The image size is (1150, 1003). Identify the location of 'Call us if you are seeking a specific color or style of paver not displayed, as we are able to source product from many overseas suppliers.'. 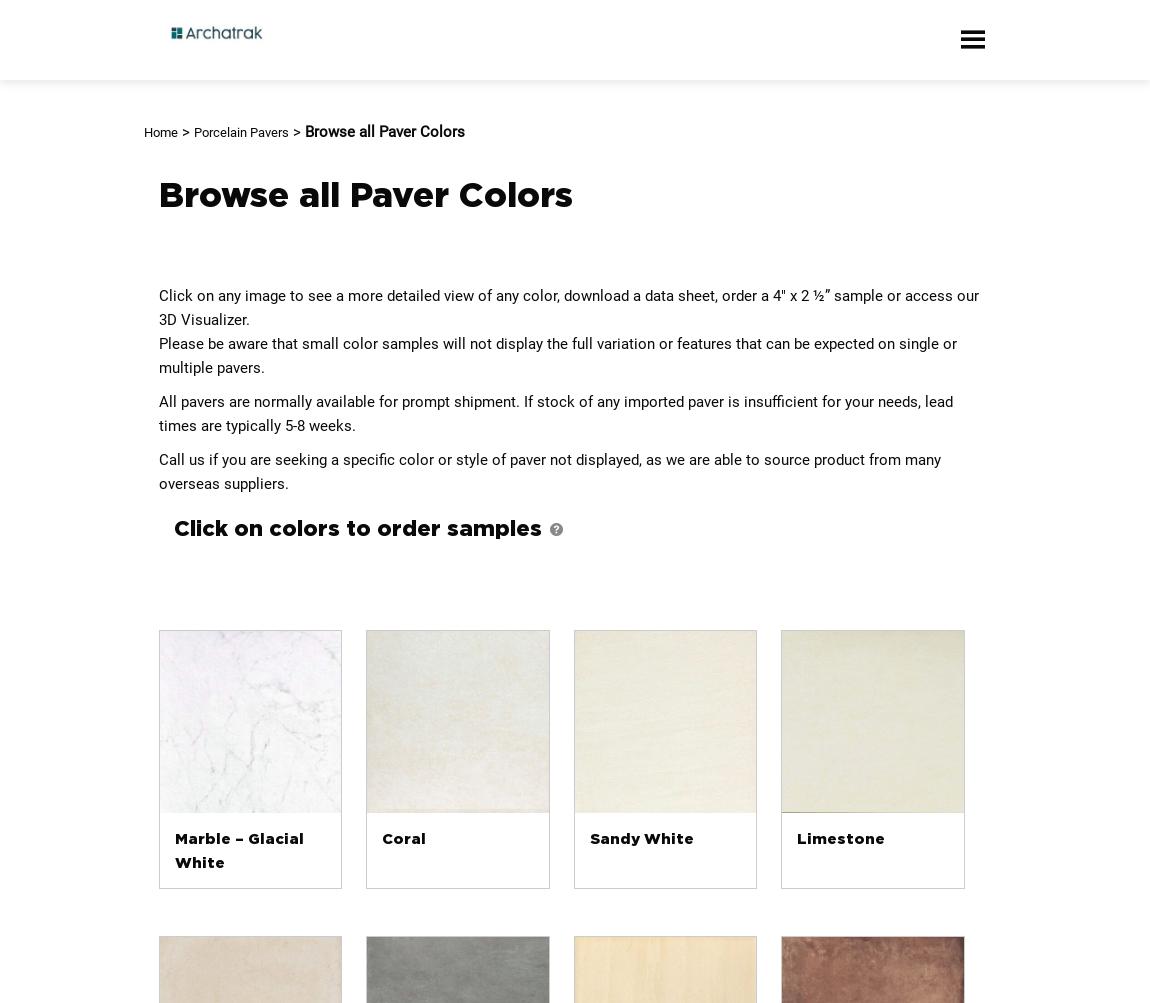
(549, 472).